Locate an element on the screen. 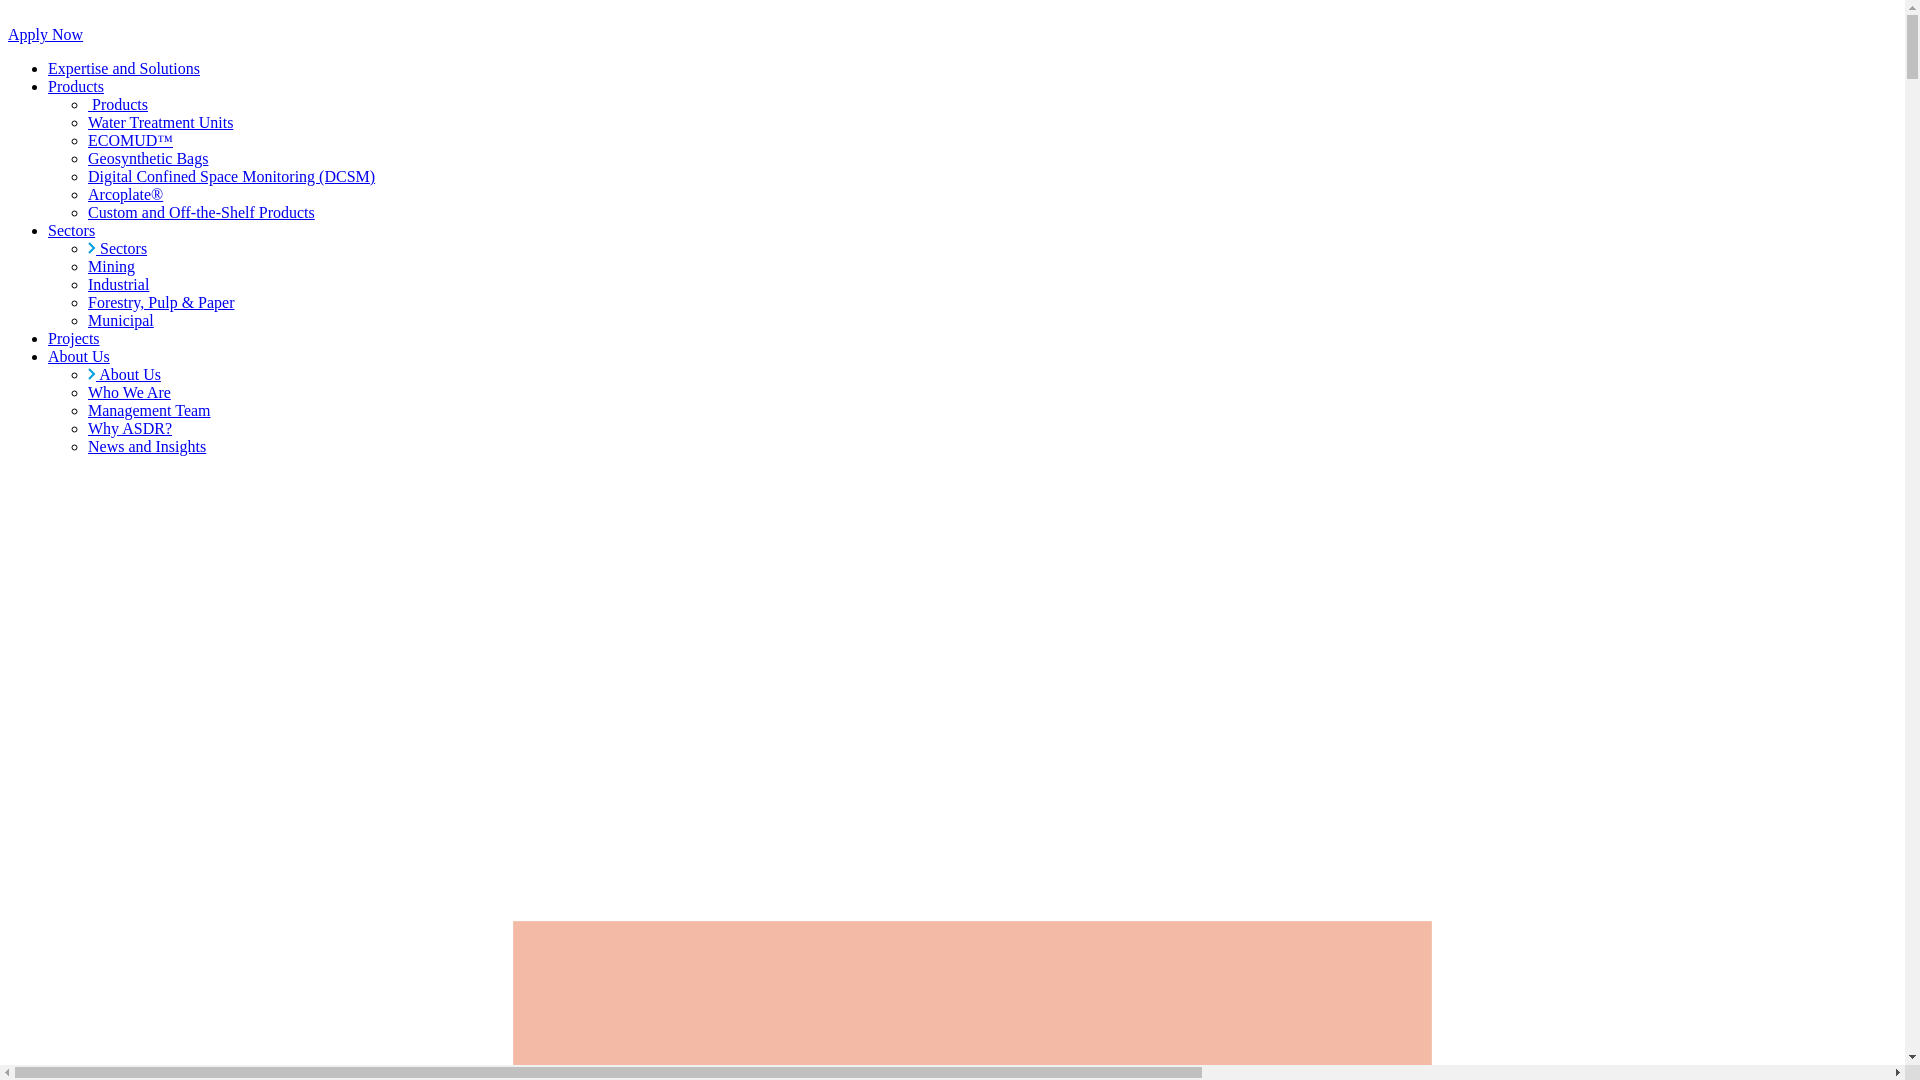  'Sectors' is located at coordinates (71, 229).